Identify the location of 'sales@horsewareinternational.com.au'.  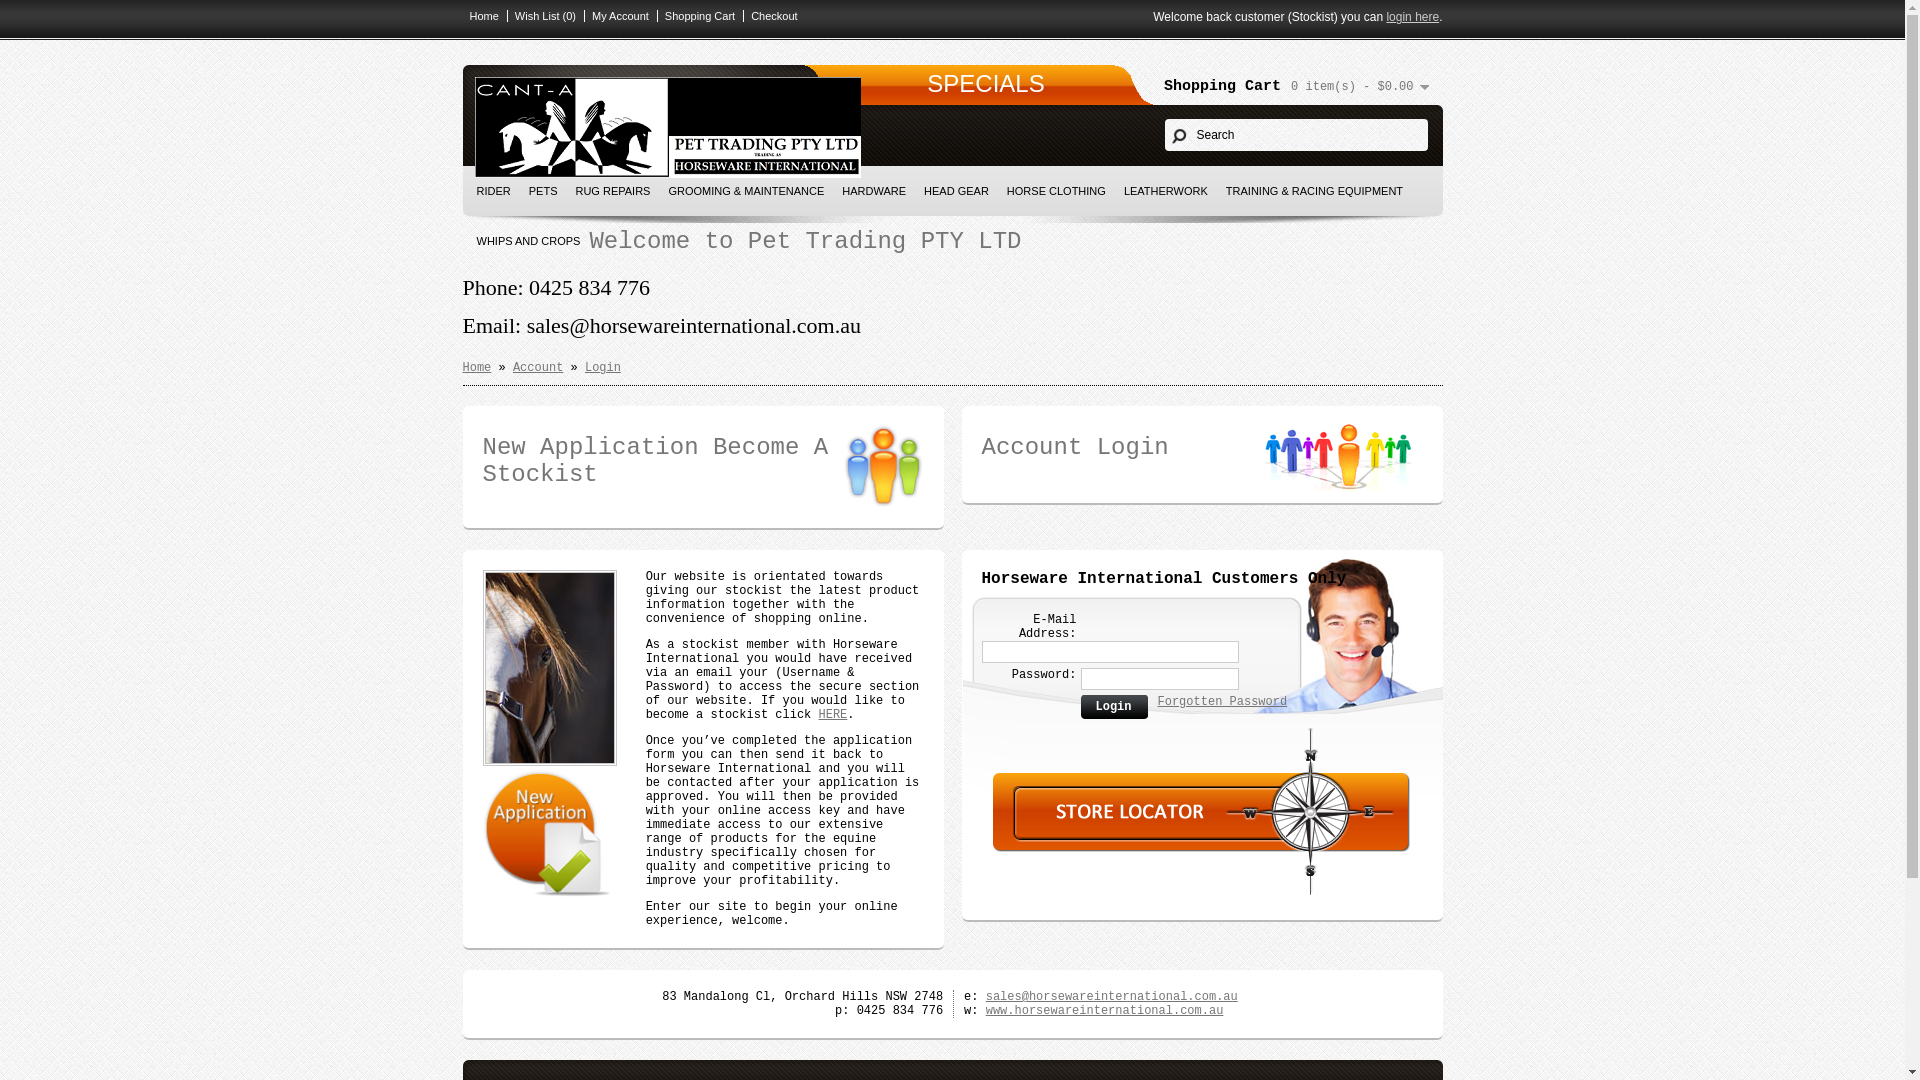
(1111, 996).